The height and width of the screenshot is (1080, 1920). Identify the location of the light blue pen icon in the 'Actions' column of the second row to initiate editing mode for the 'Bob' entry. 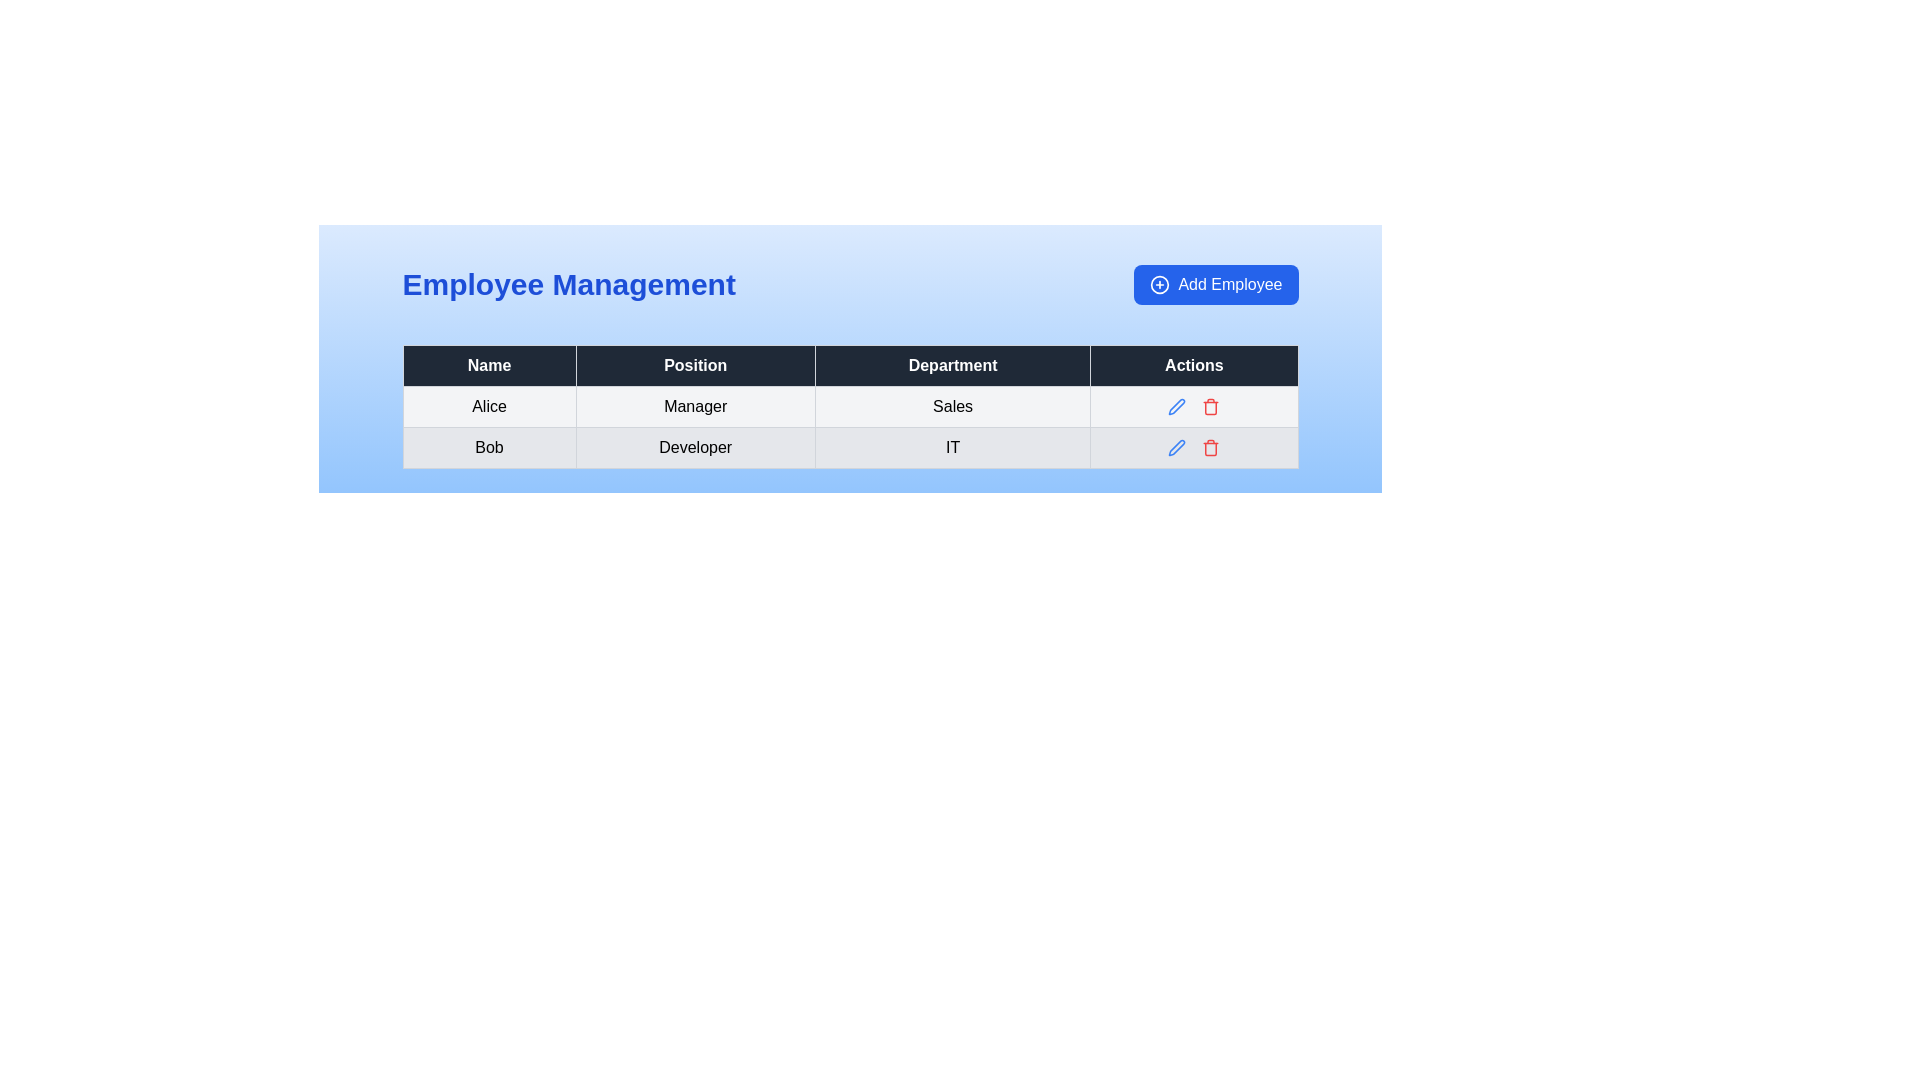
(1177, 406).